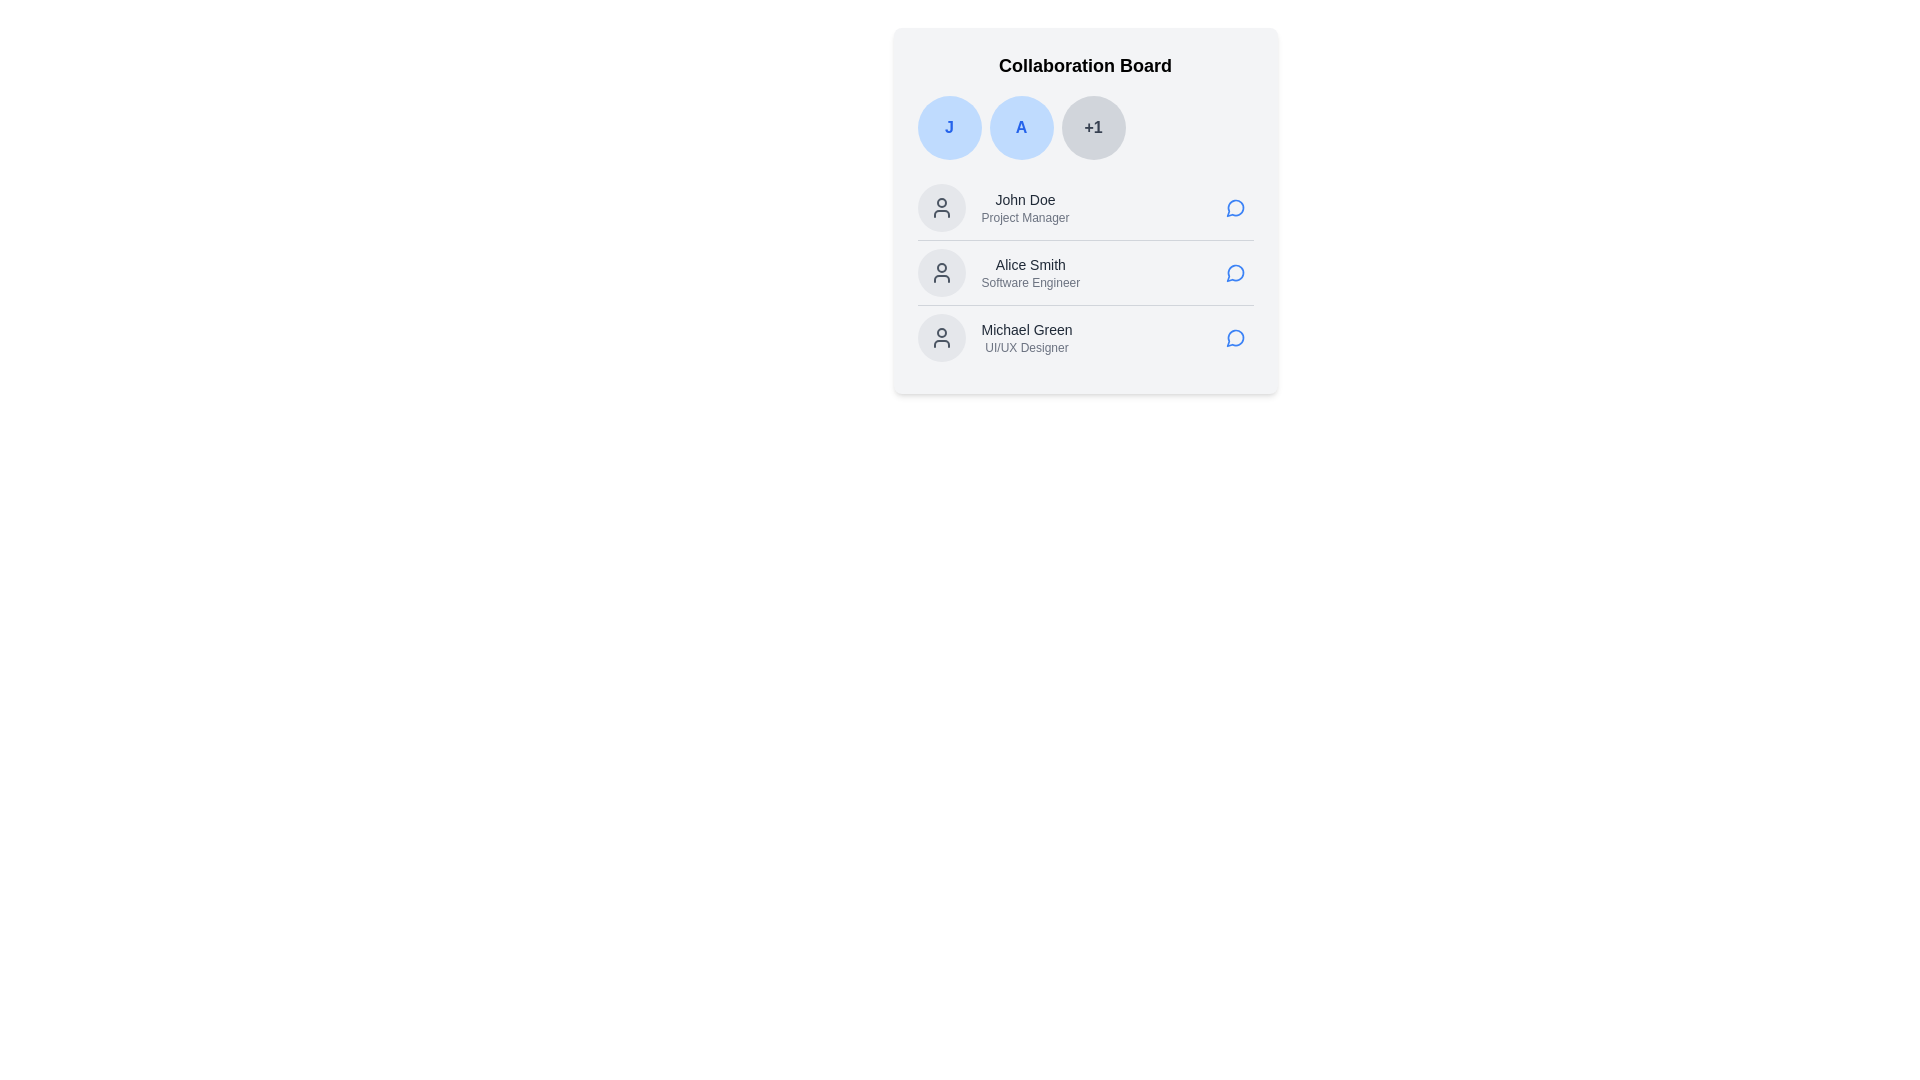  What do you see at coordinates (1234, 273) in the screenshot?
I see `the circular speech bubble icon indicating chat or comment feature associated with the user 'Alice Smith'` at bounding box center [1234, 273].